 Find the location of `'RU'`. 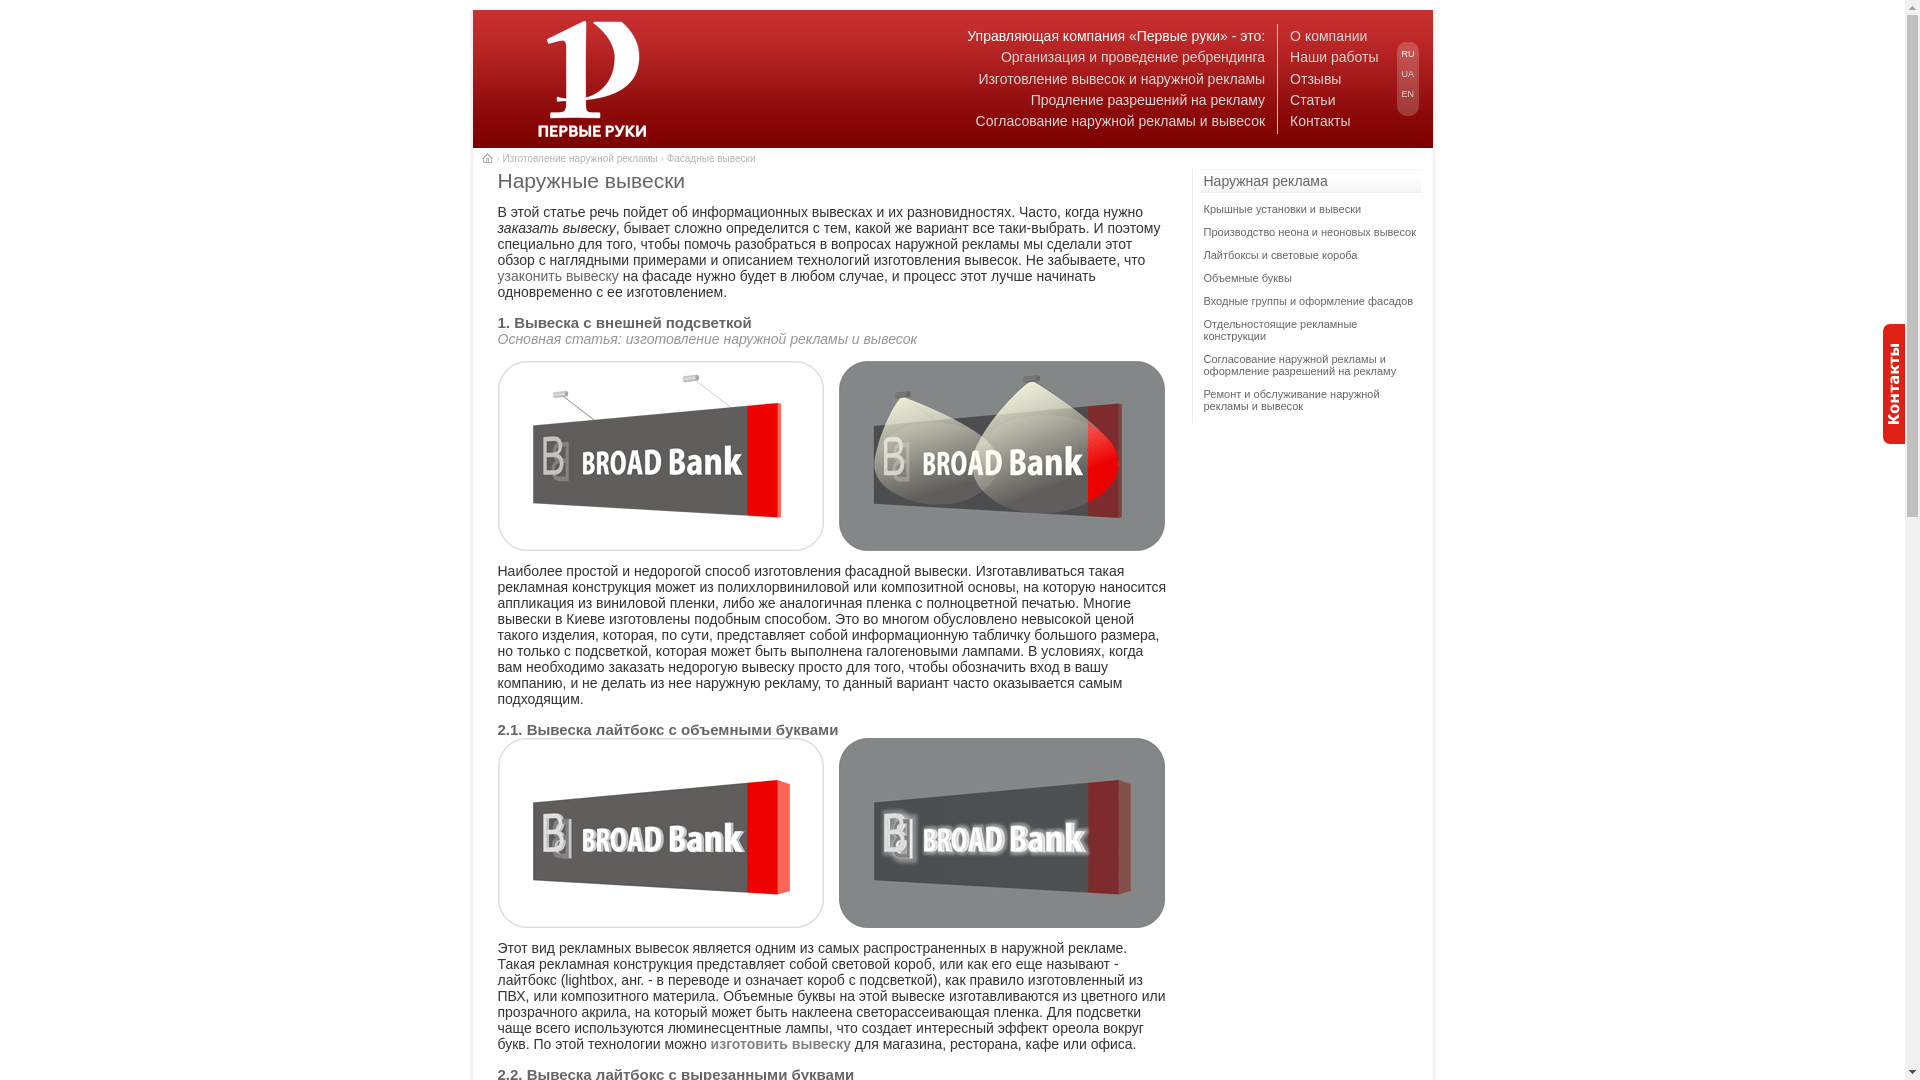

'RU' is located at coordinates (1407, 53).